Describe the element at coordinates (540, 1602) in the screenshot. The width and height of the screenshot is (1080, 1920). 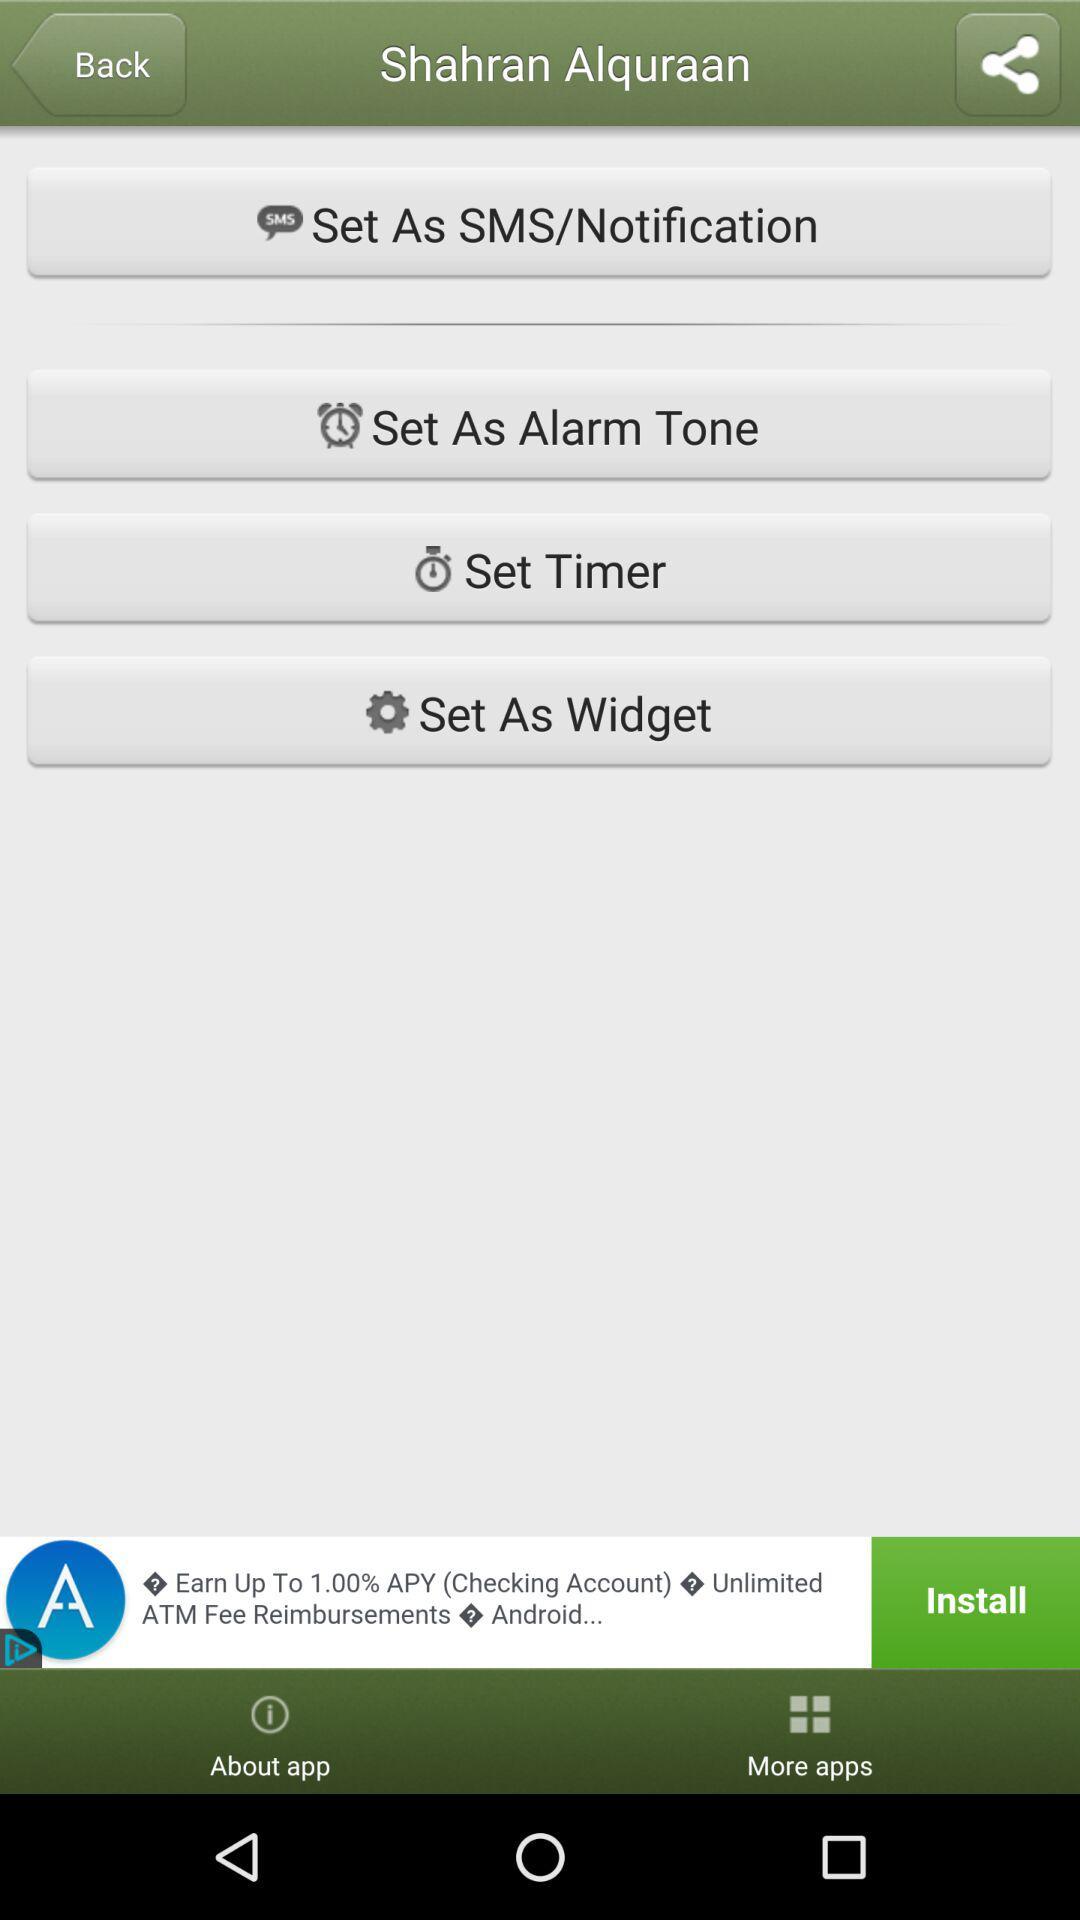
I see `install app from advertisement` at that location.